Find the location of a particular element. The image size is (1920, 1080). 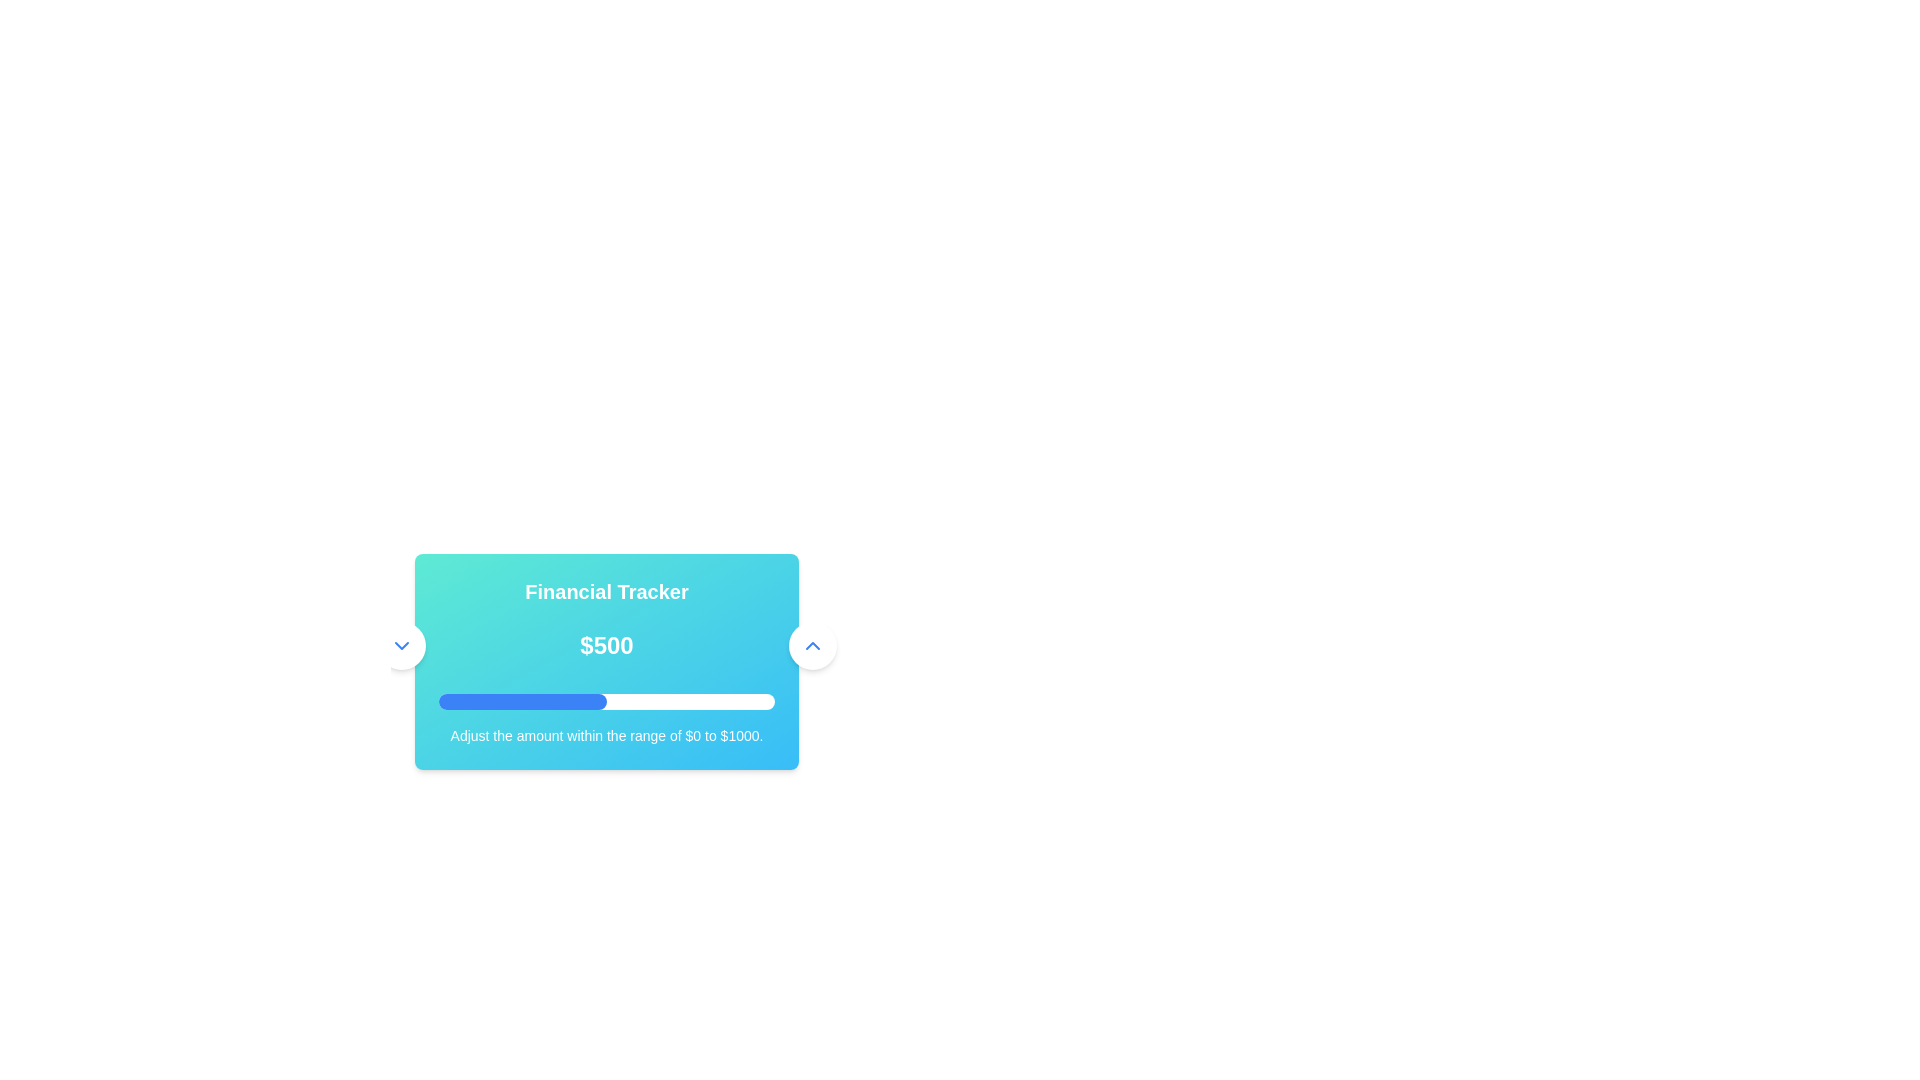

the slider is located at coordinates (551, 701).